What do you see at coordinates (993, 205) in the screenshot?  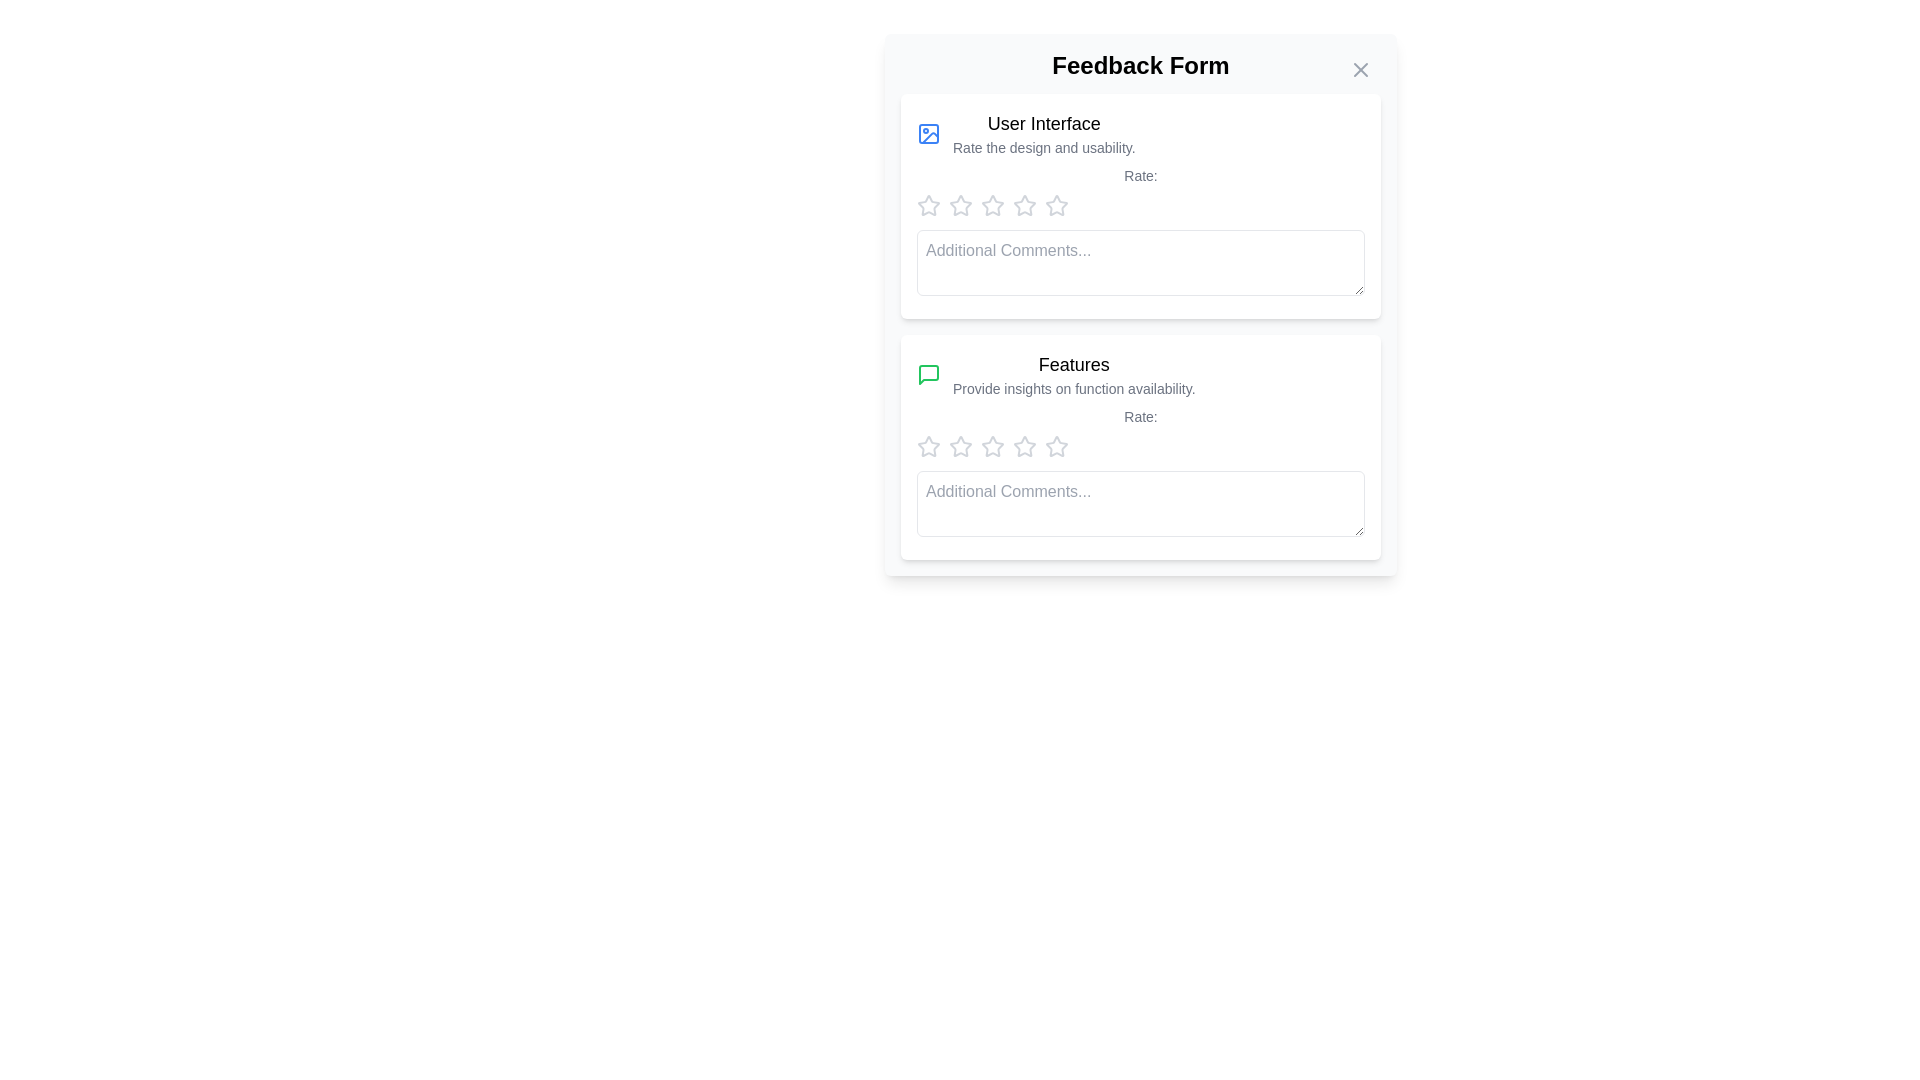 I see `on the fourth star-shaped rating icon in the 'Rate' section of the 'User Interface' feedback card` at bounding box center [993, 205].